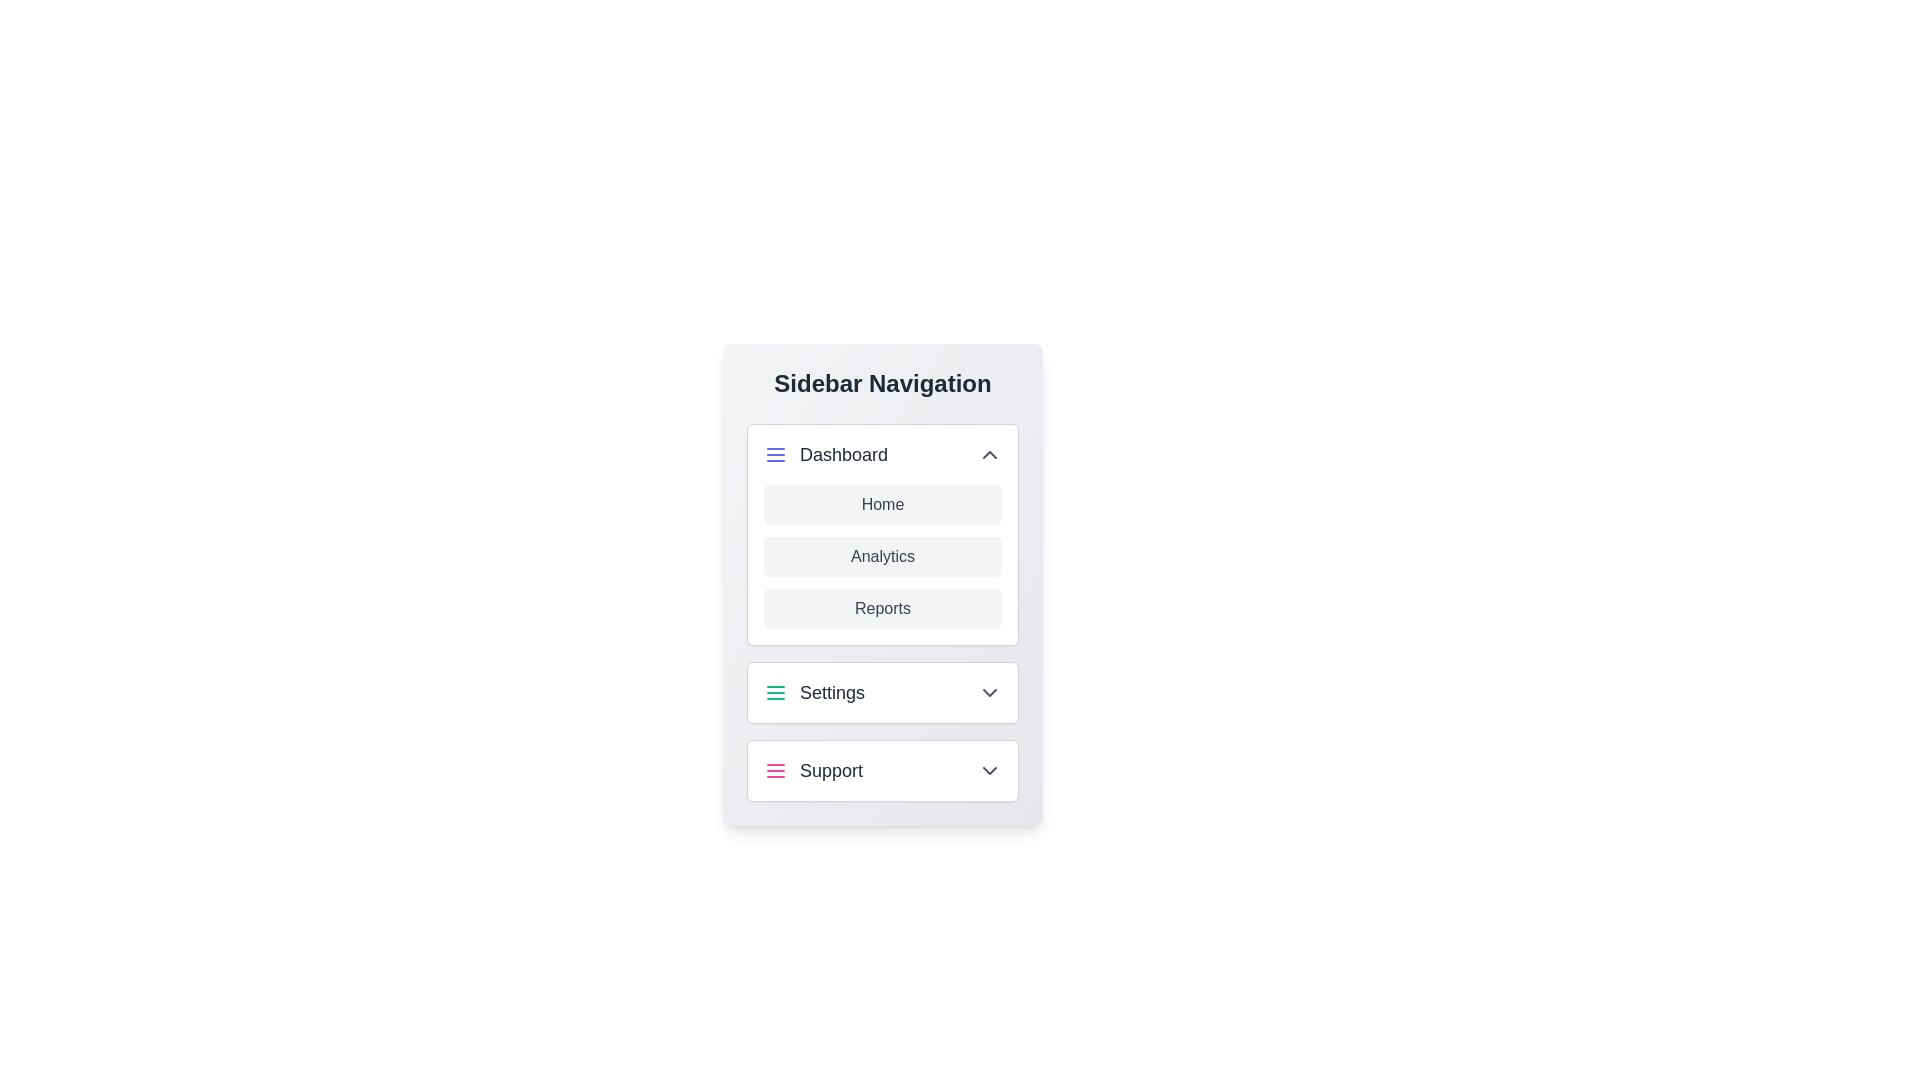  What do you see at coordinates (882, 770) in the screenshot?
I see `the 'Support' navigation menu item in the sidebar` at bounding box center [882, 770].